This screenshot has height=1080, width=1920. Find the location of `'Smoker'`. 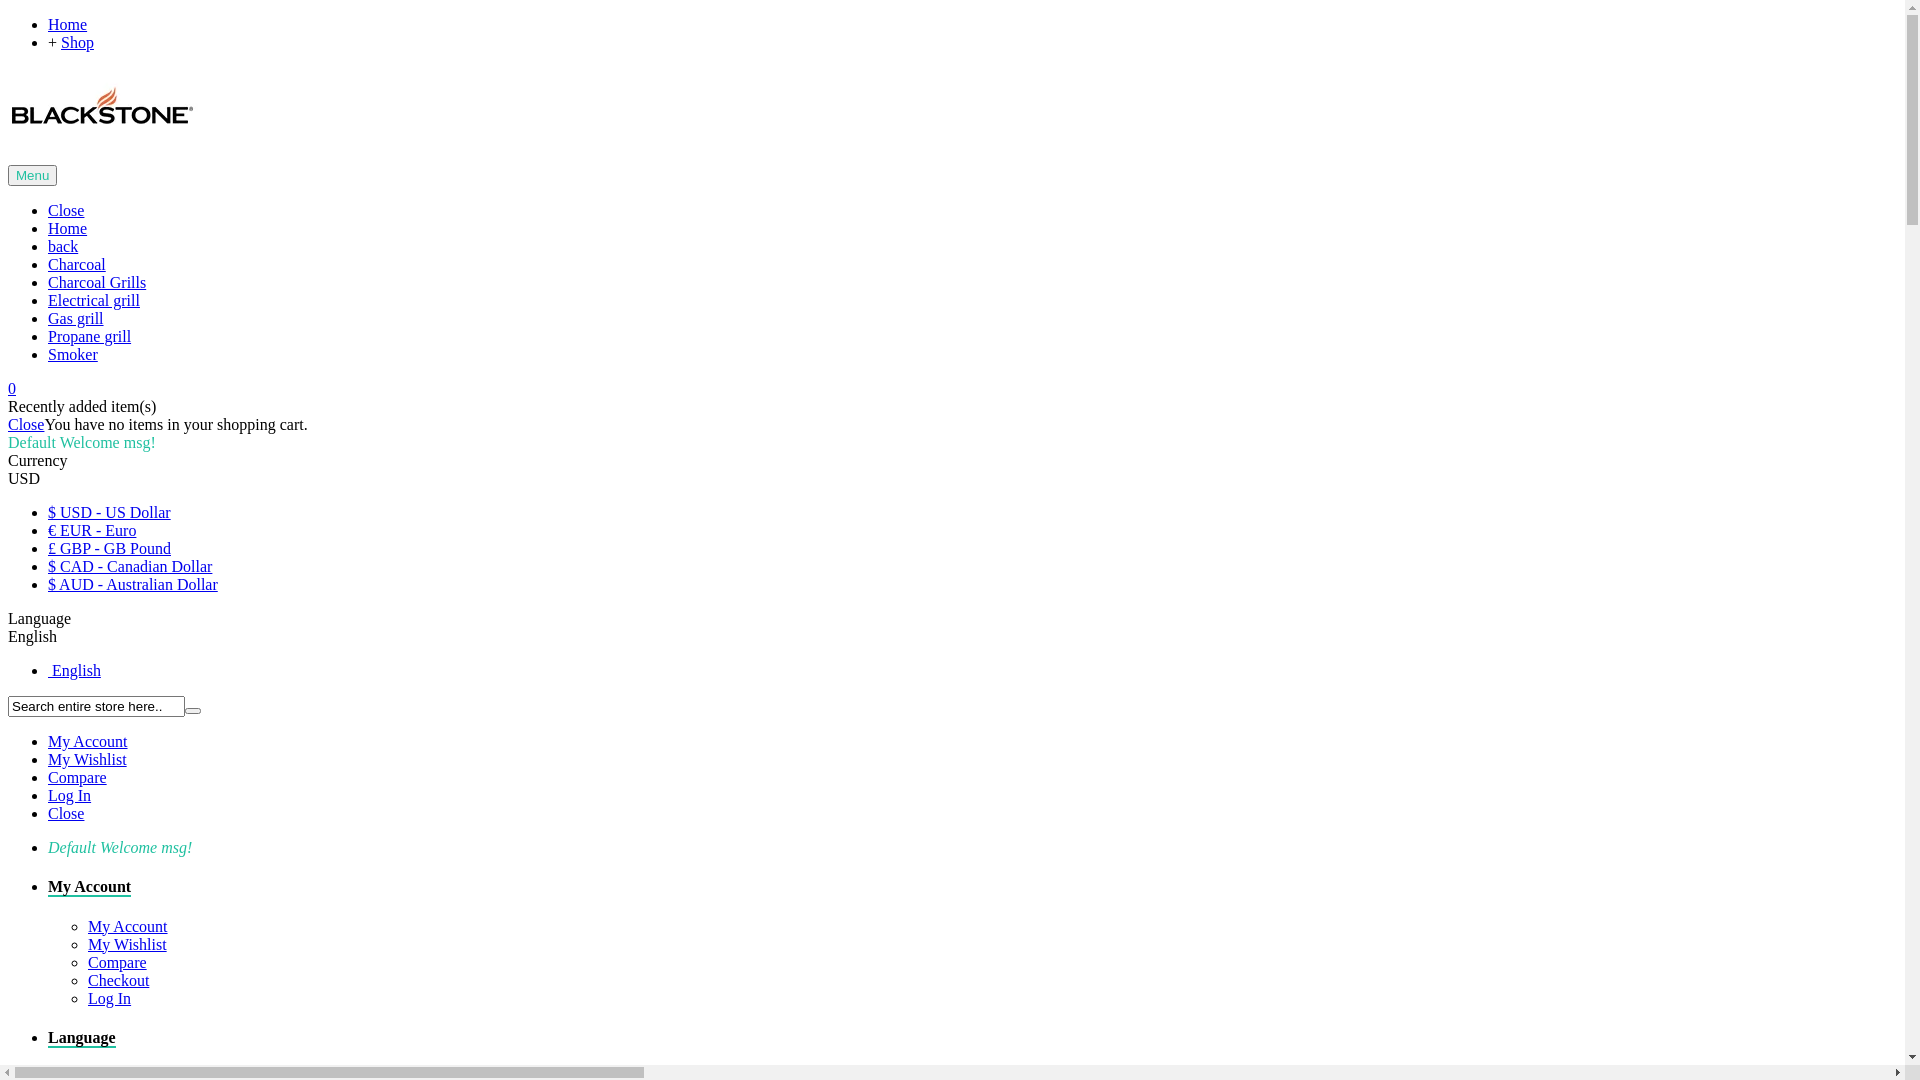

'Smoker' is located at coordinates (72, 353).